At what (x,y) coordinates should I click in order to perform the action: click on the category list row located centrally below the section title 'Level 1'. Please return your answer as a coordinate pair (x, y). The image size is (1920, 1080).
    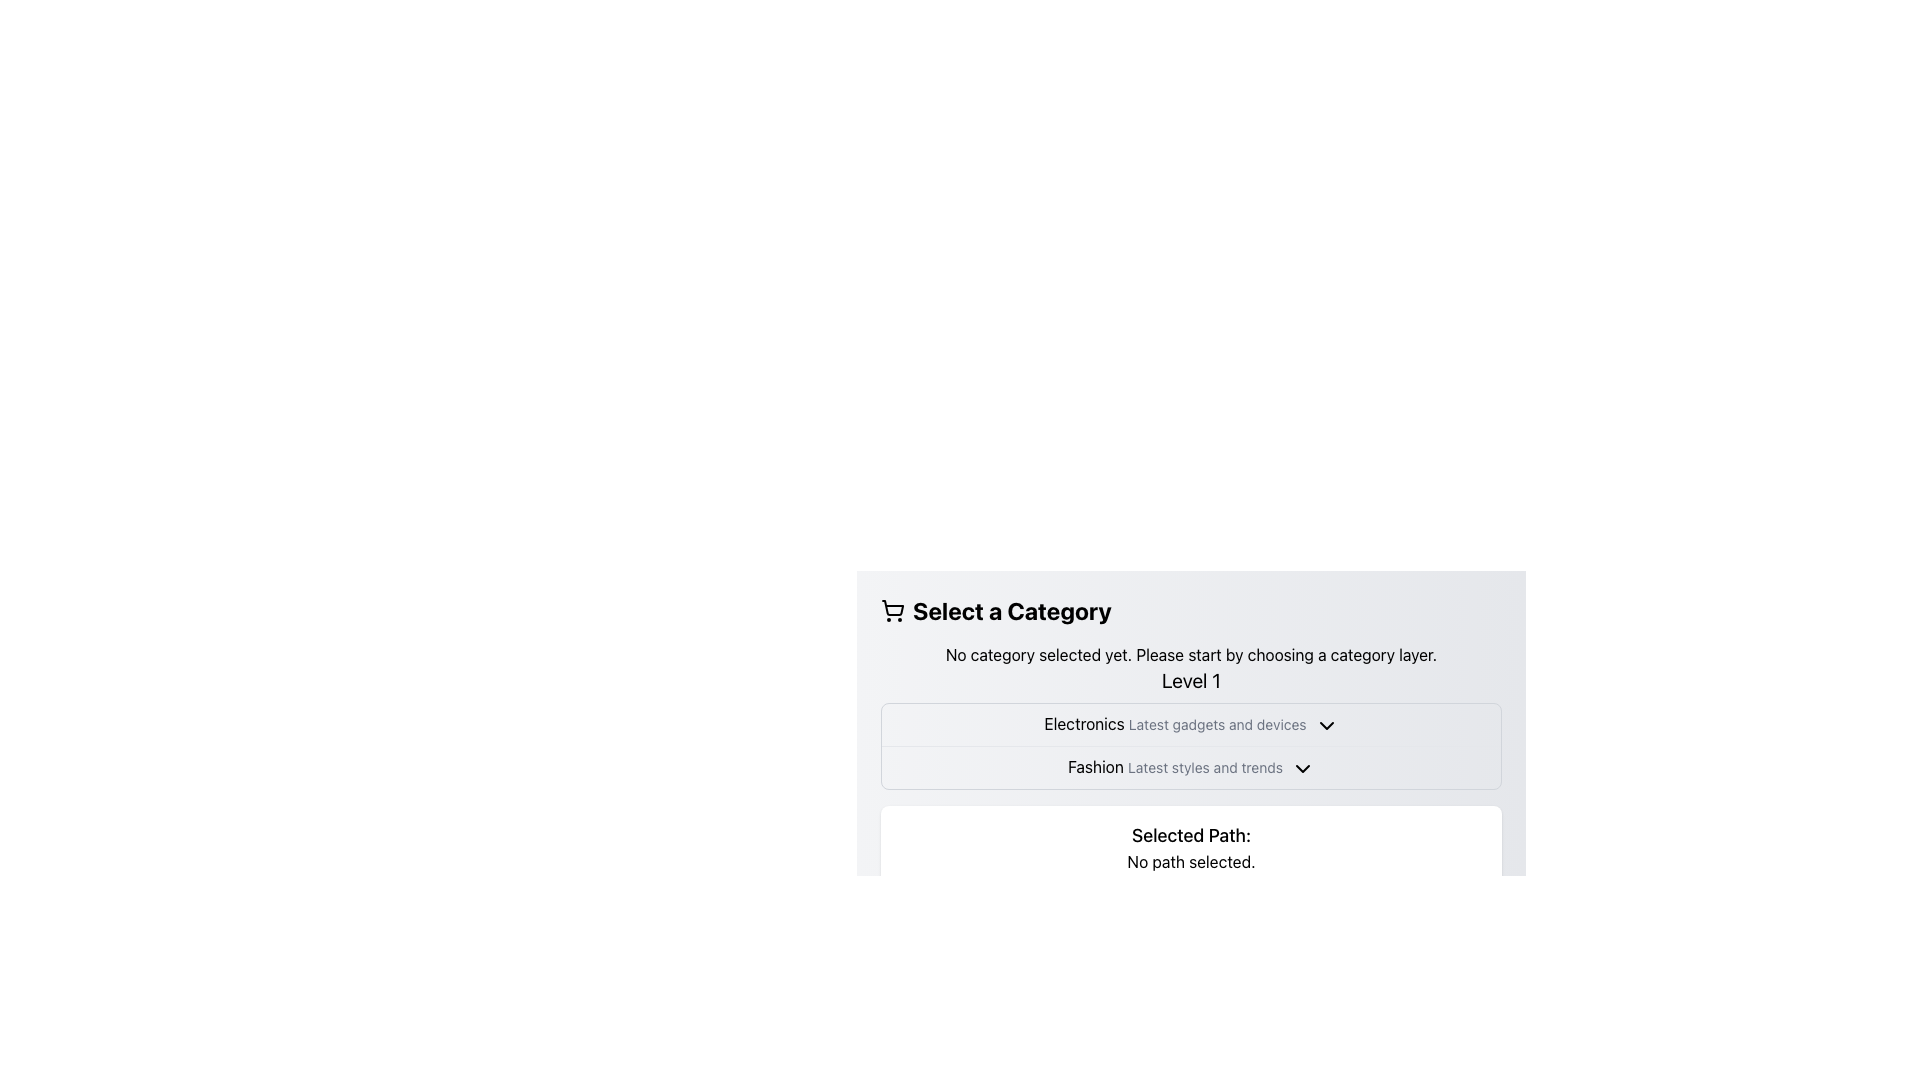
    Looking at the image, I should click on (1191, 746).